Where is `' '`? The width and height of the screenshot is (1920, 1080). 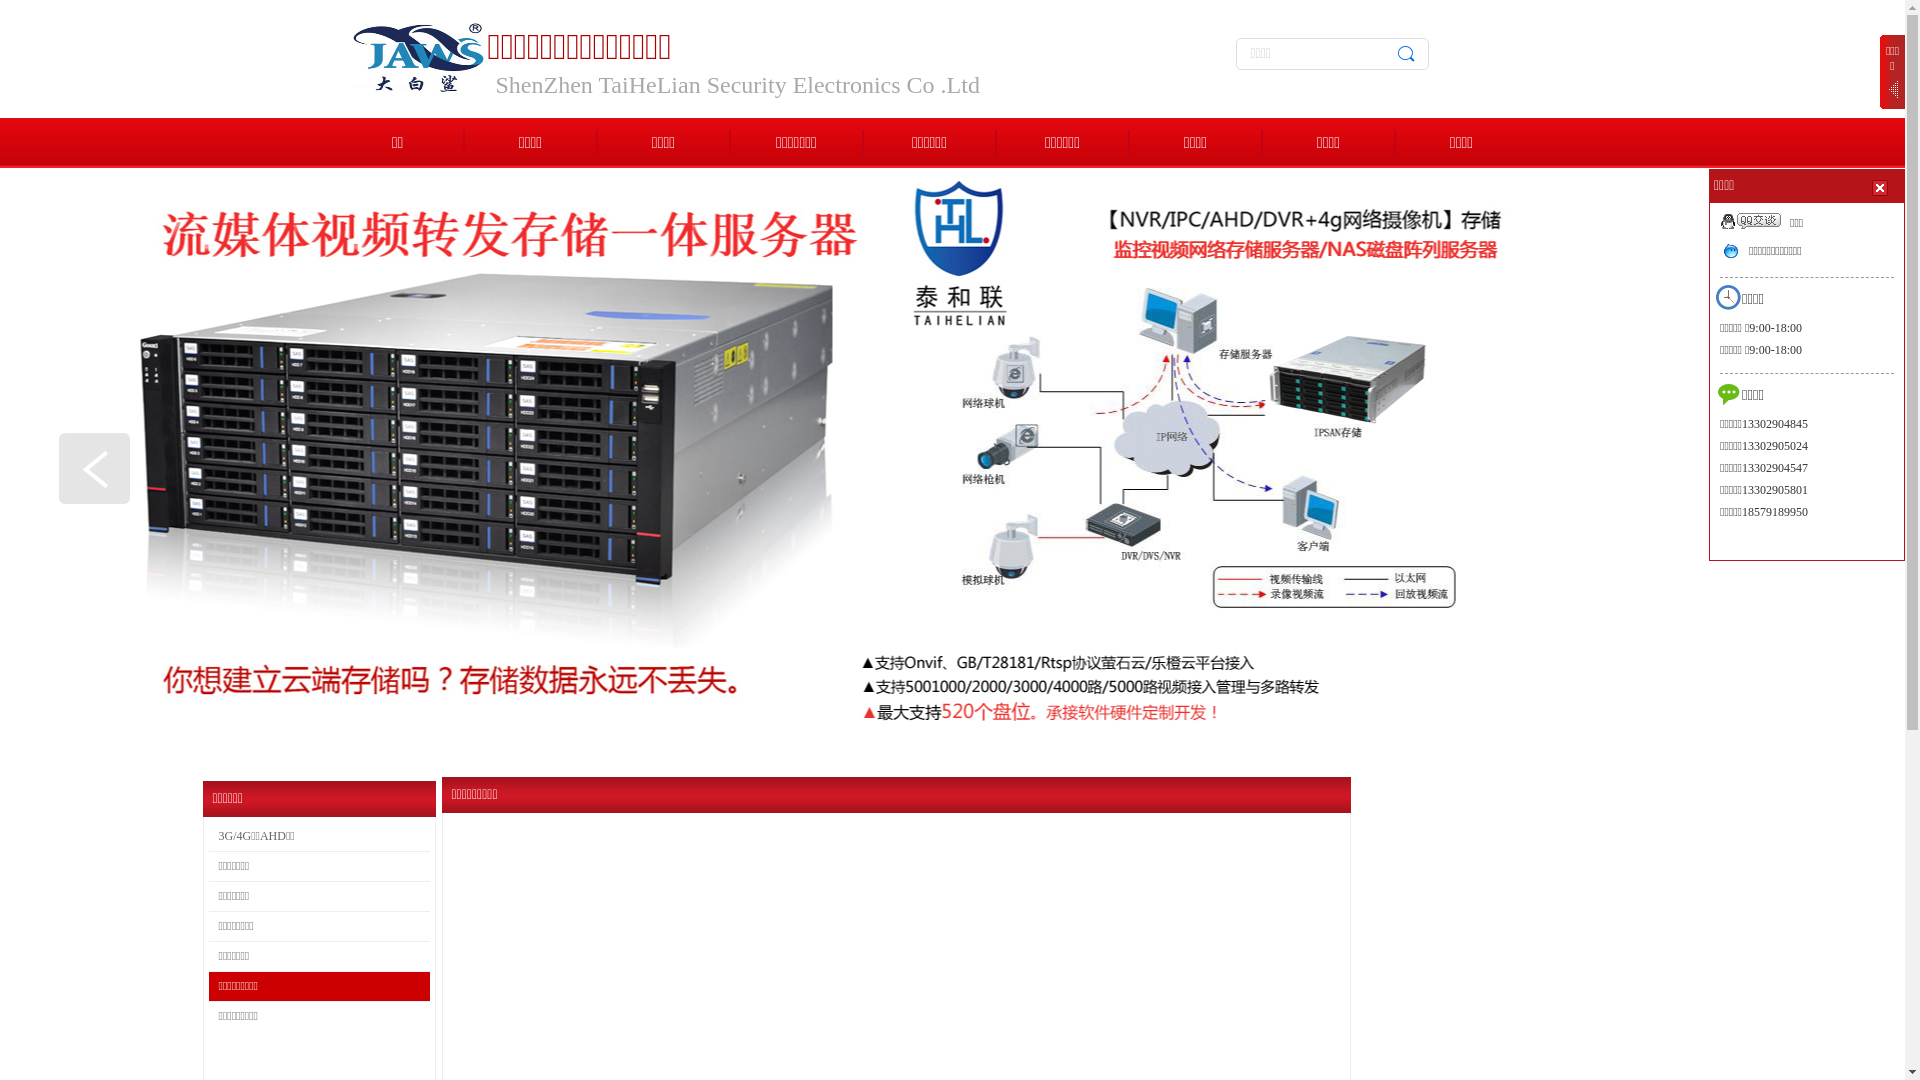 ' ' is located at coordinates (1880, 186).